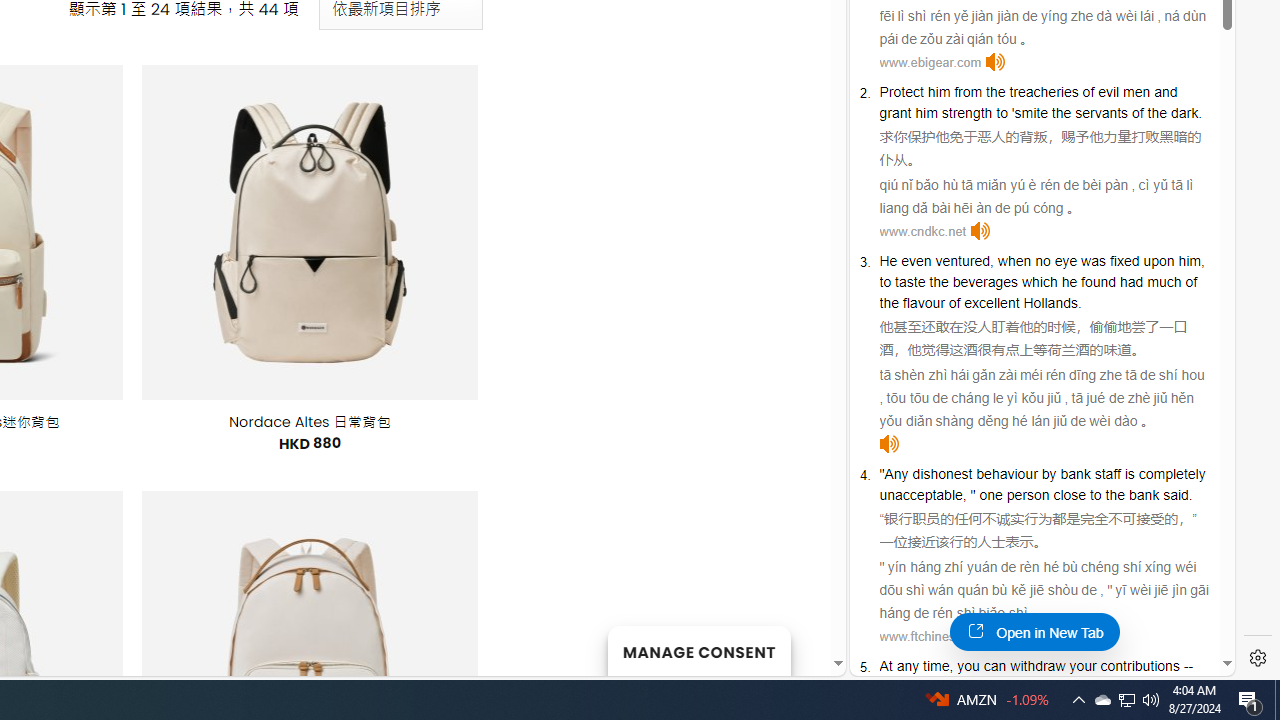  Describe the element at coordinates (941, 473) in the screenshot. I see `'dishonest'` at that location.